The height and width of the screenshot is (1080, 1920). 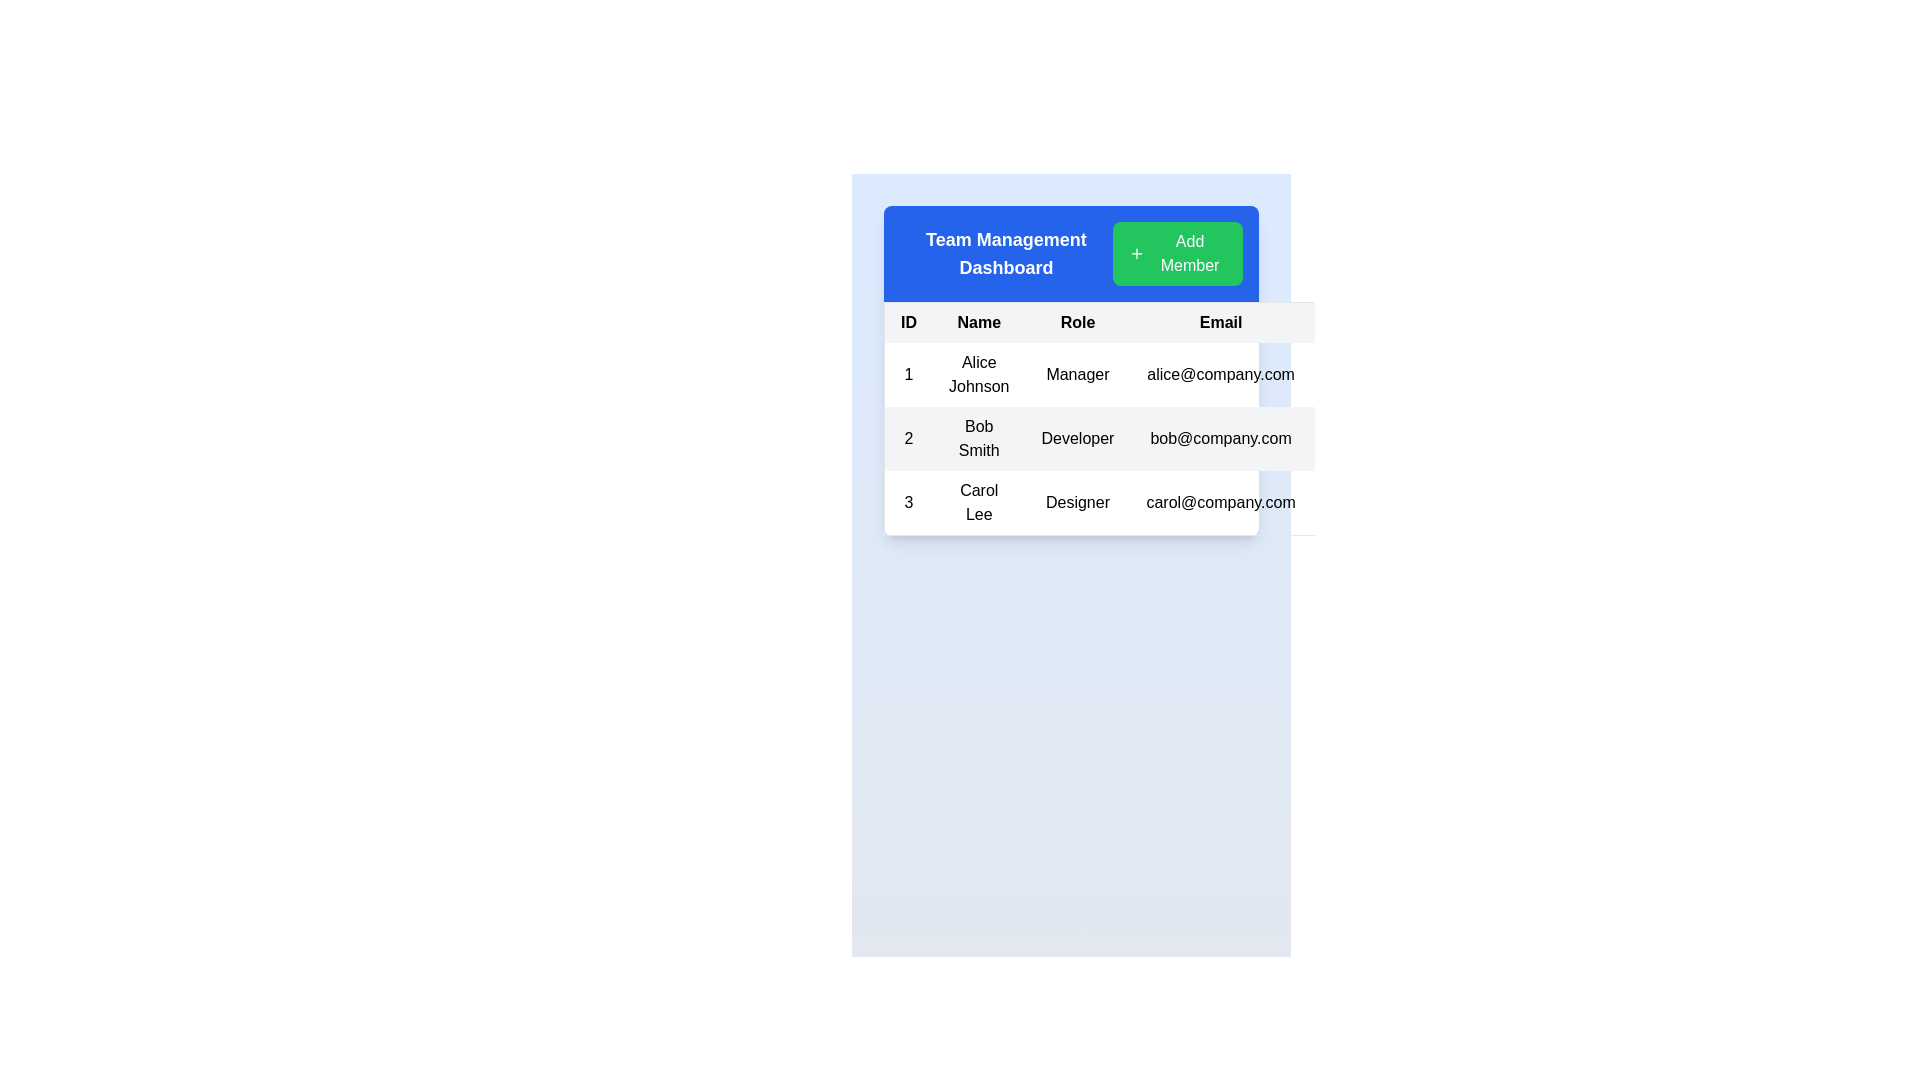 I want to click on the text displaying the role 'Developer' for the user Bob Smith located under the 'Role' column in the second row of the table, so click(x=1076, y=438).